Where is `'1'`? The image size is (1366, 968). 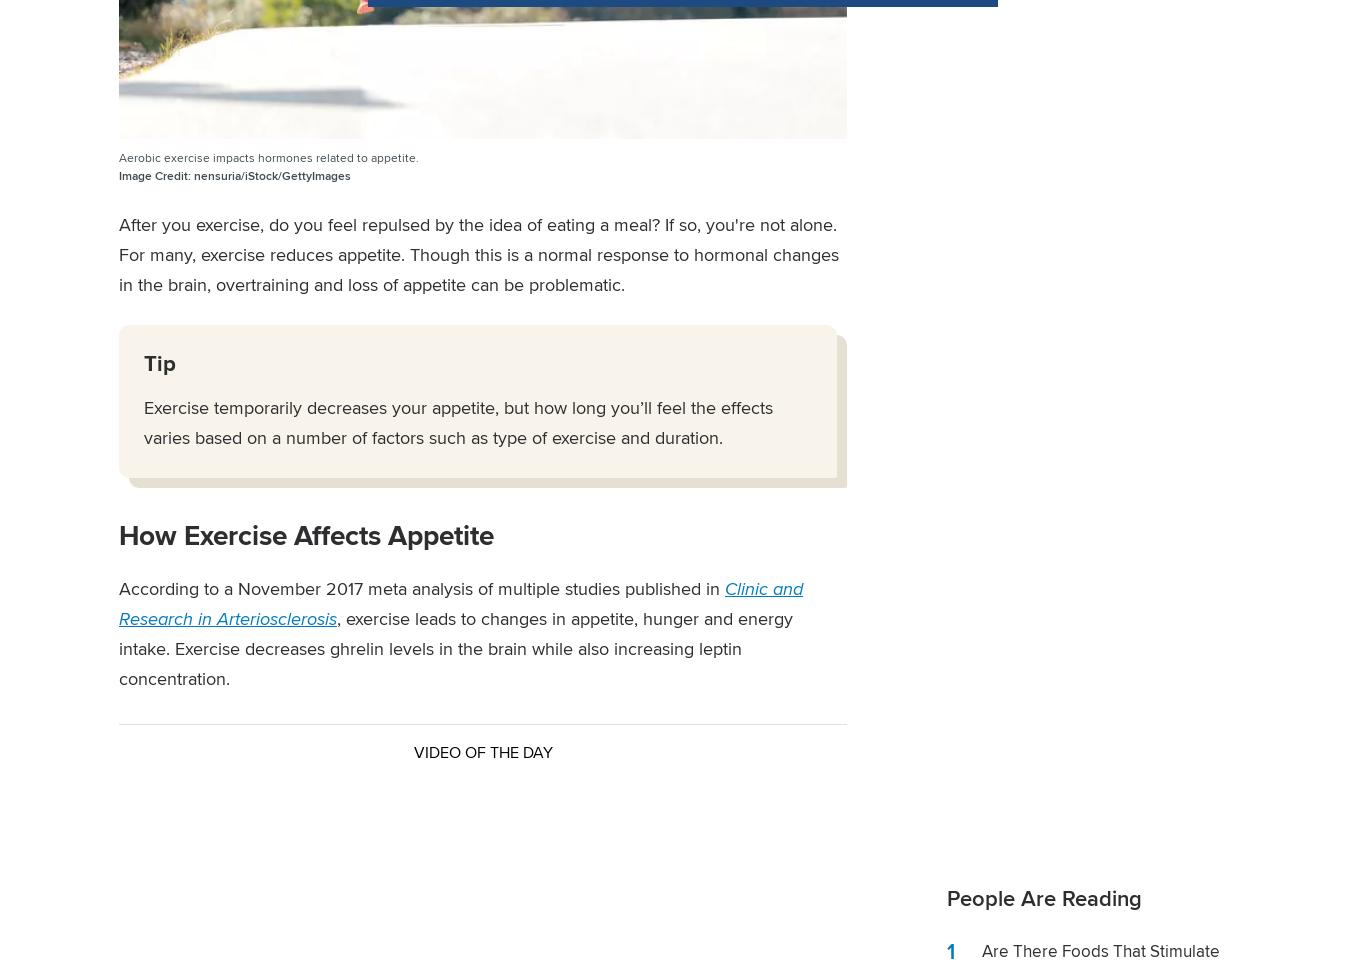
'1' is located at coordinates (951, 949).